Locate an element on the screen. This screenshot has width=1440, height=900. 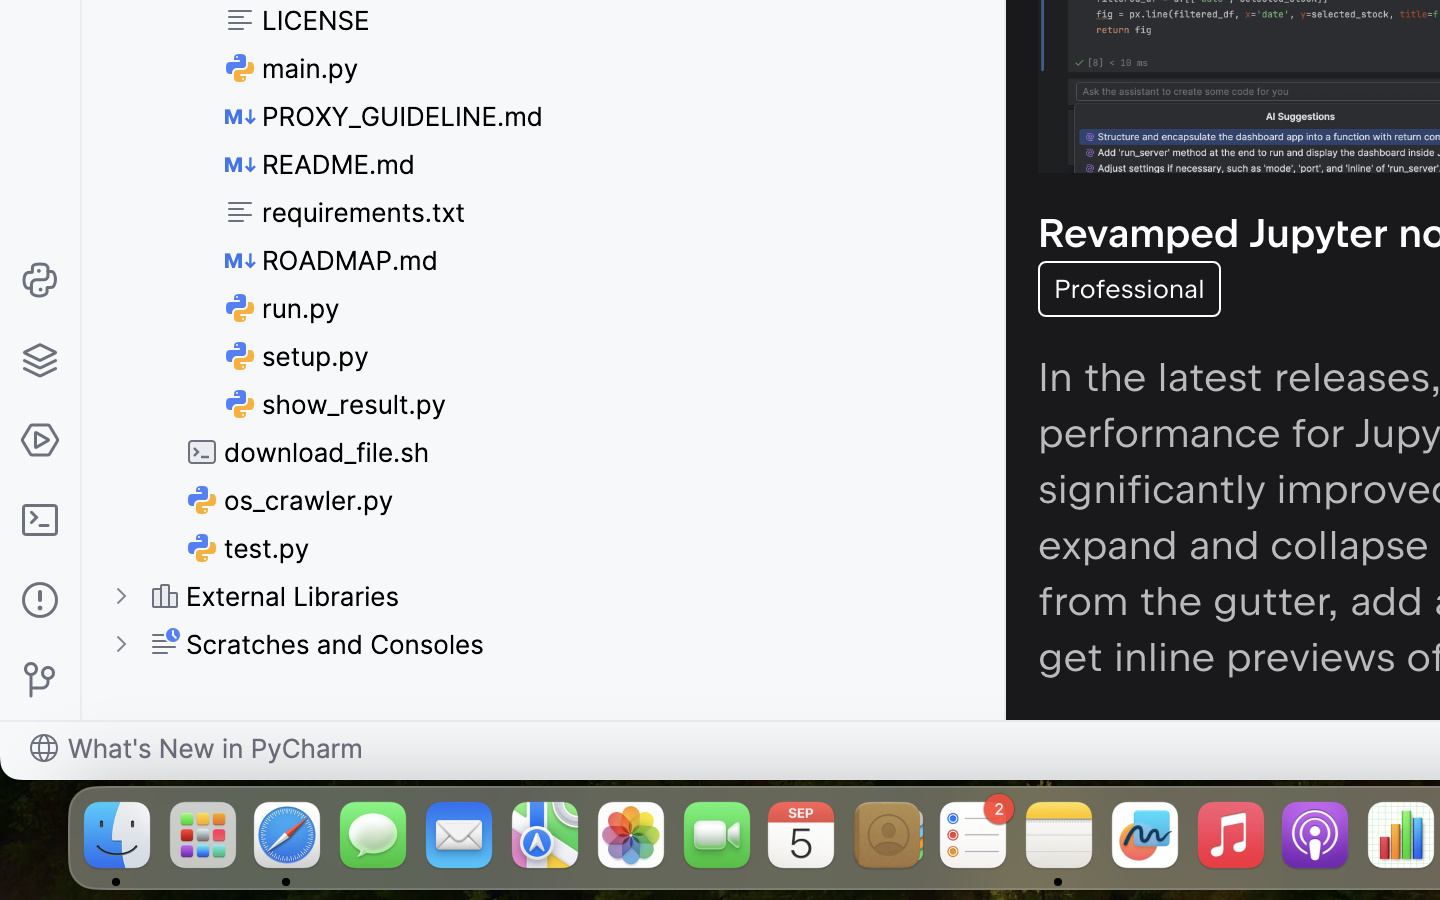
'run.py' is located at coordinates (281, 306).